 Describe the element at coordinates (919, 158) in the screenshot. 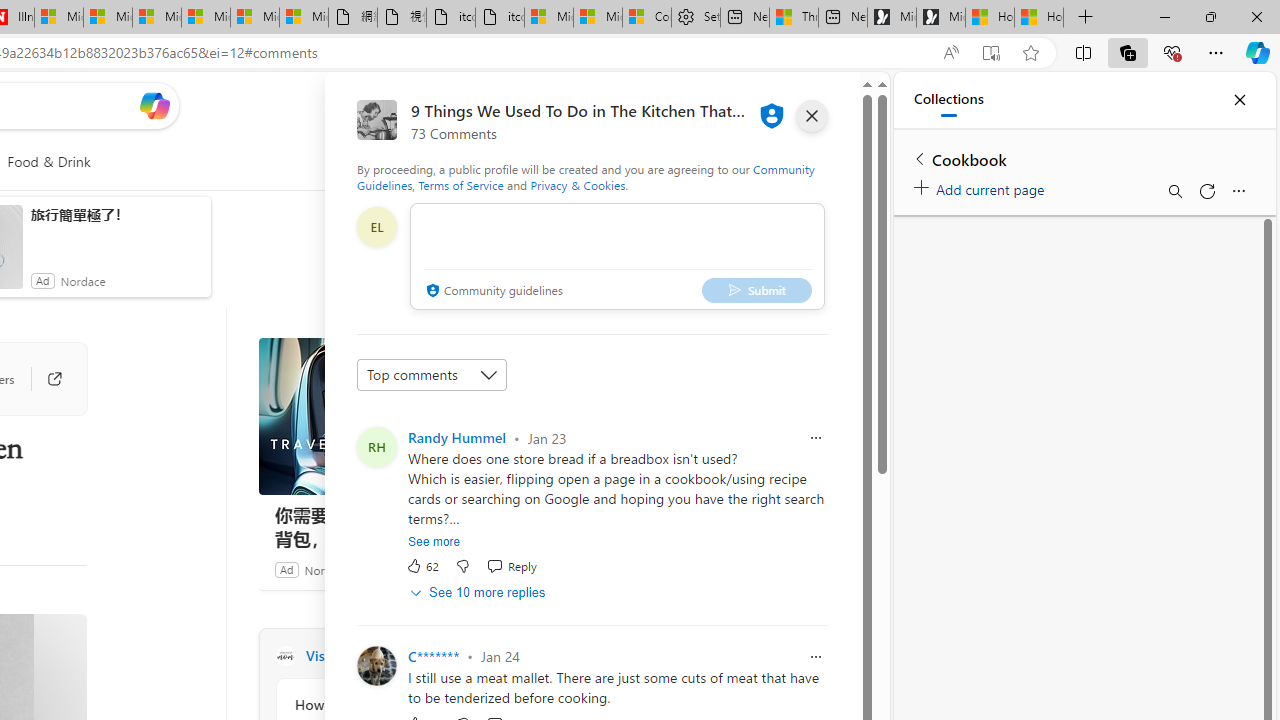

I see `'Back to list of collections'` at that location.